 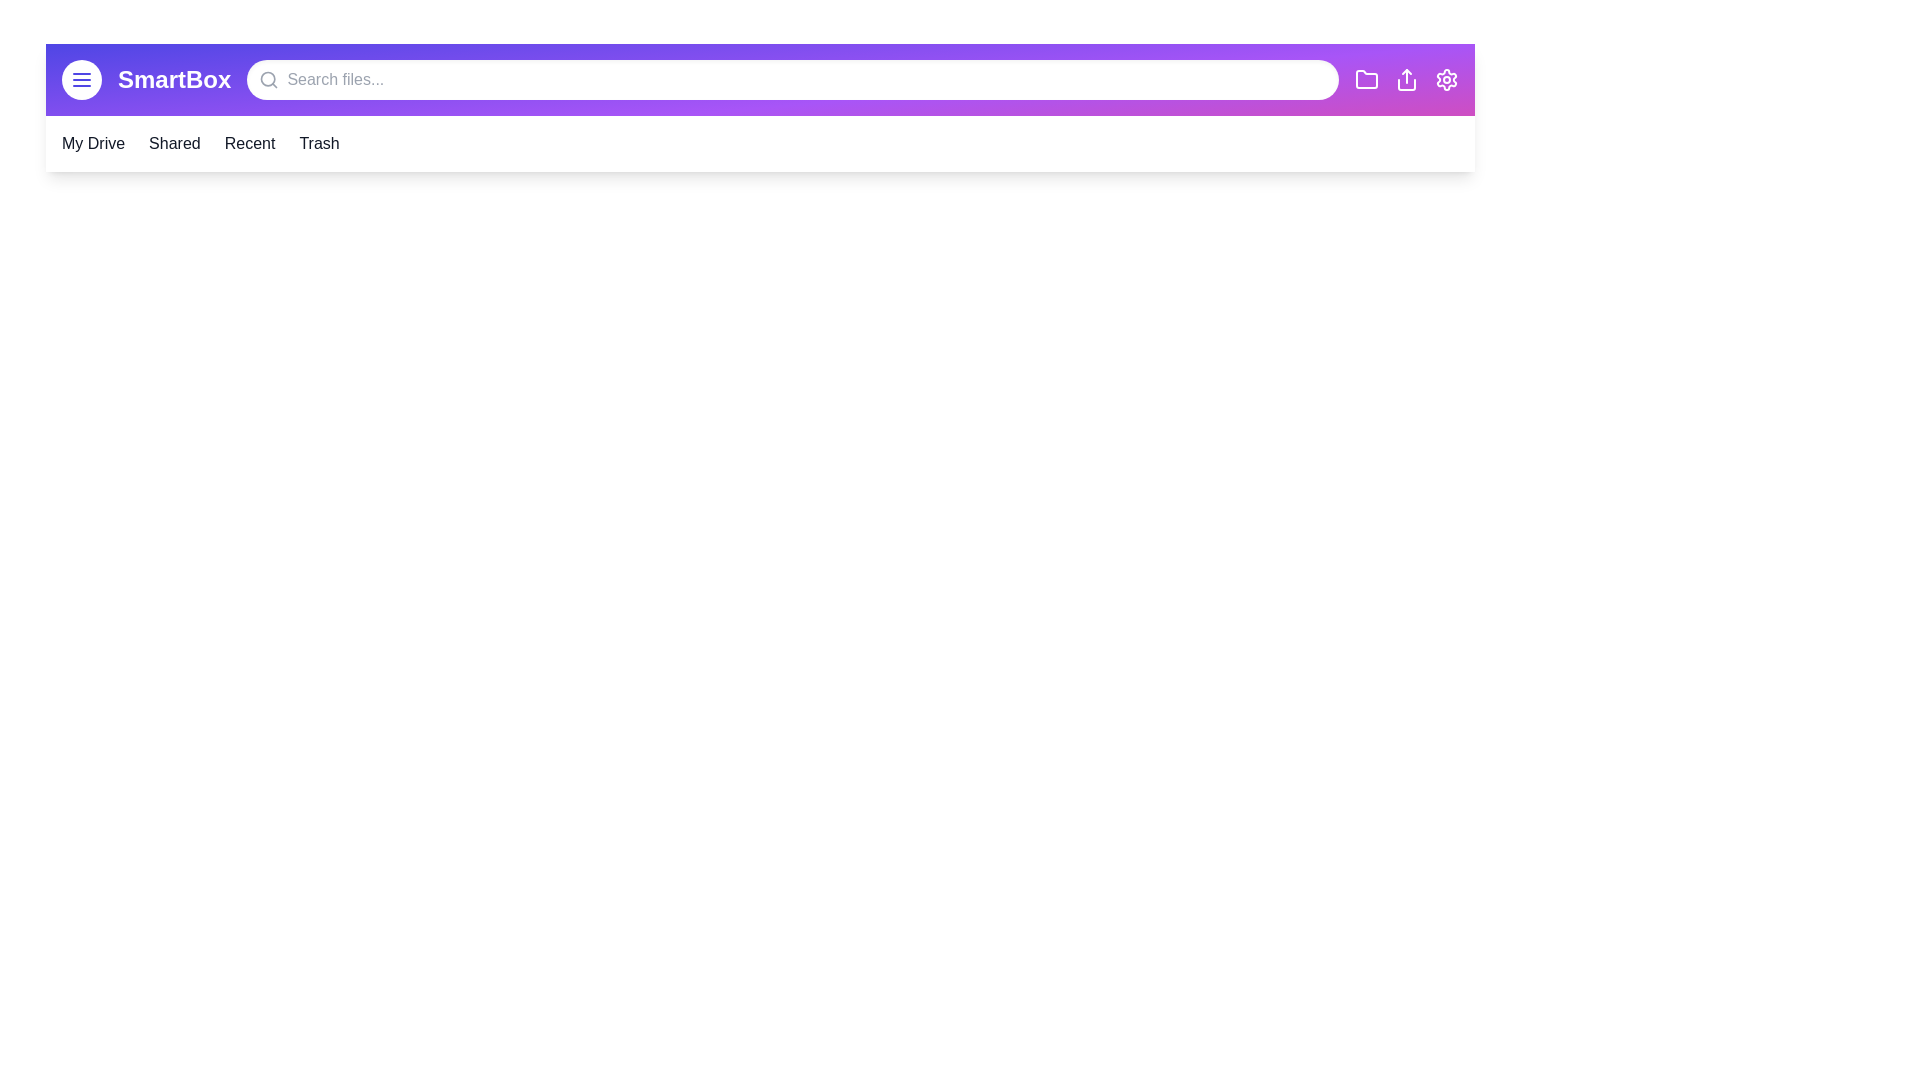 I want to click on the 'Shared' section in the navigation bar, so click(x=174, y=142).